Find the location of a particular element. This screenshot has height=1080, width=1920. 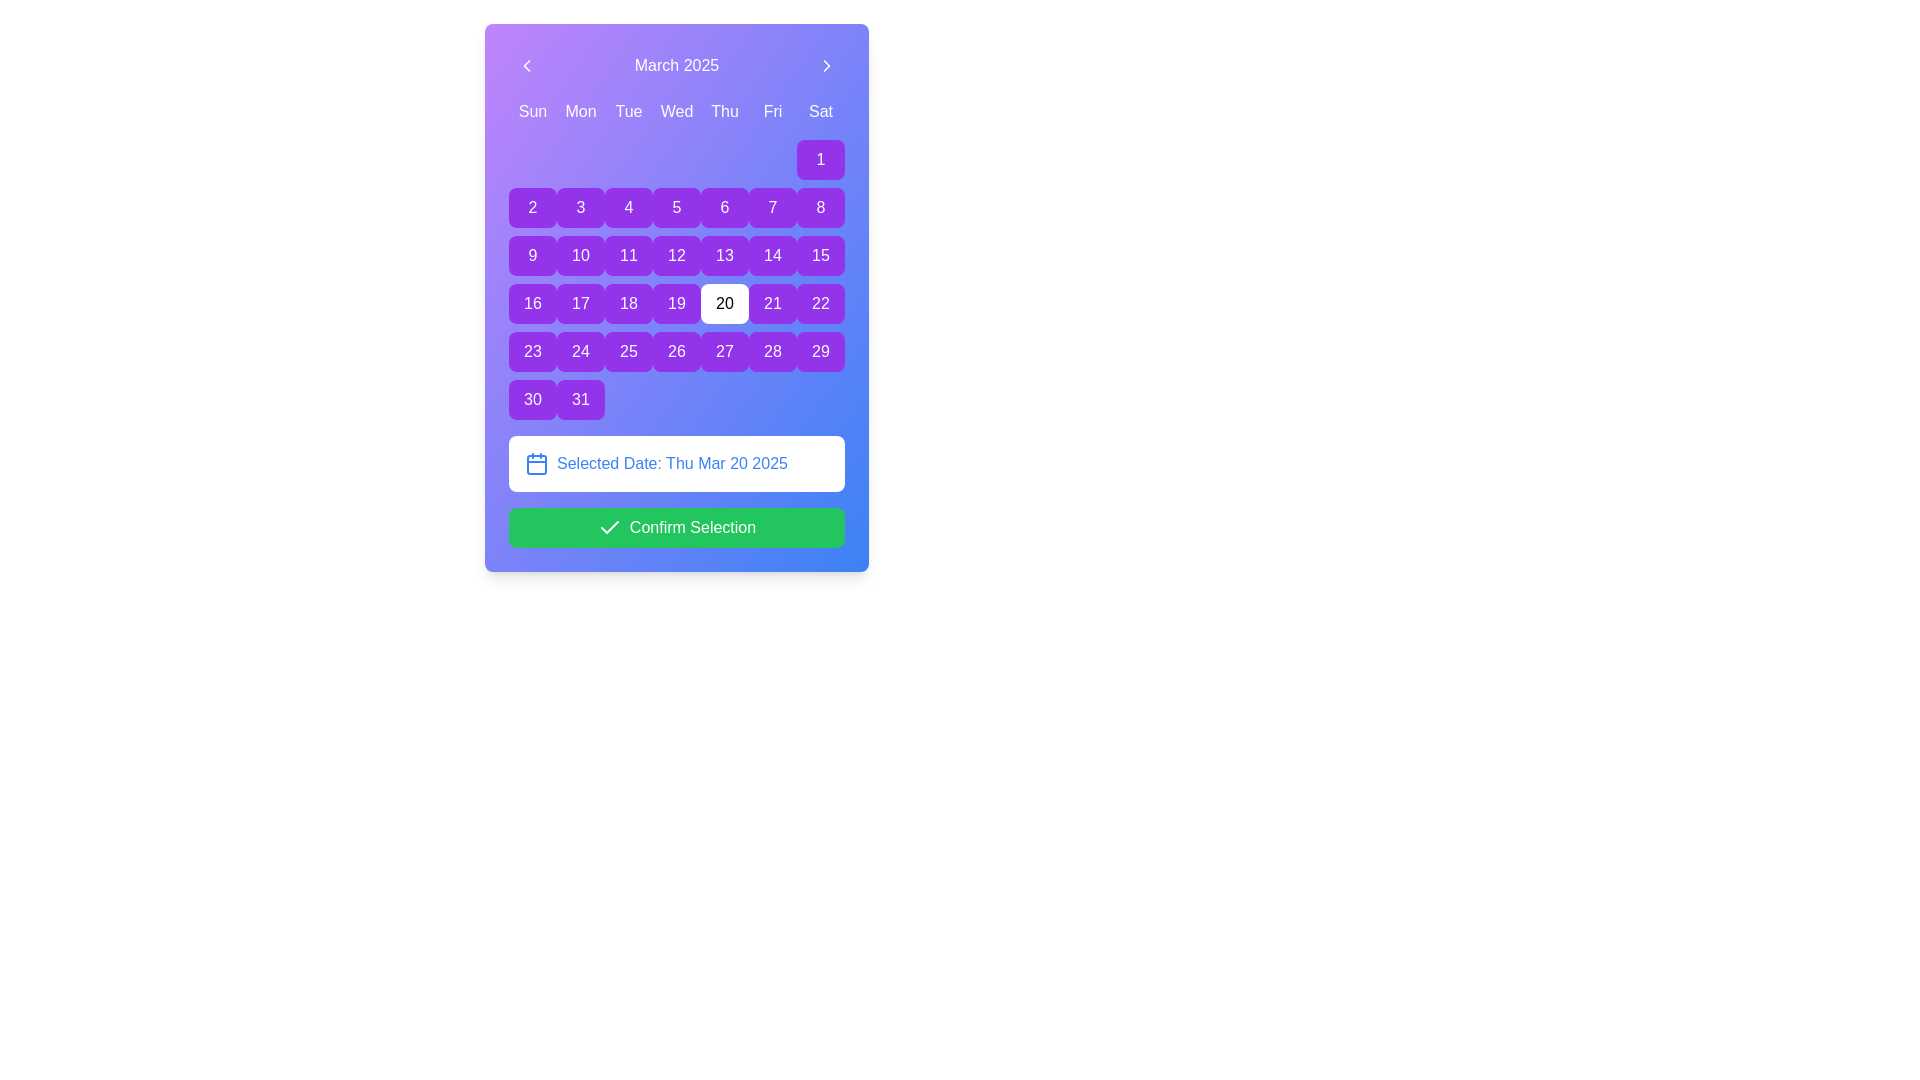

the button representing the selectable date '19' in the calendar is located at coordinates (676, 304).